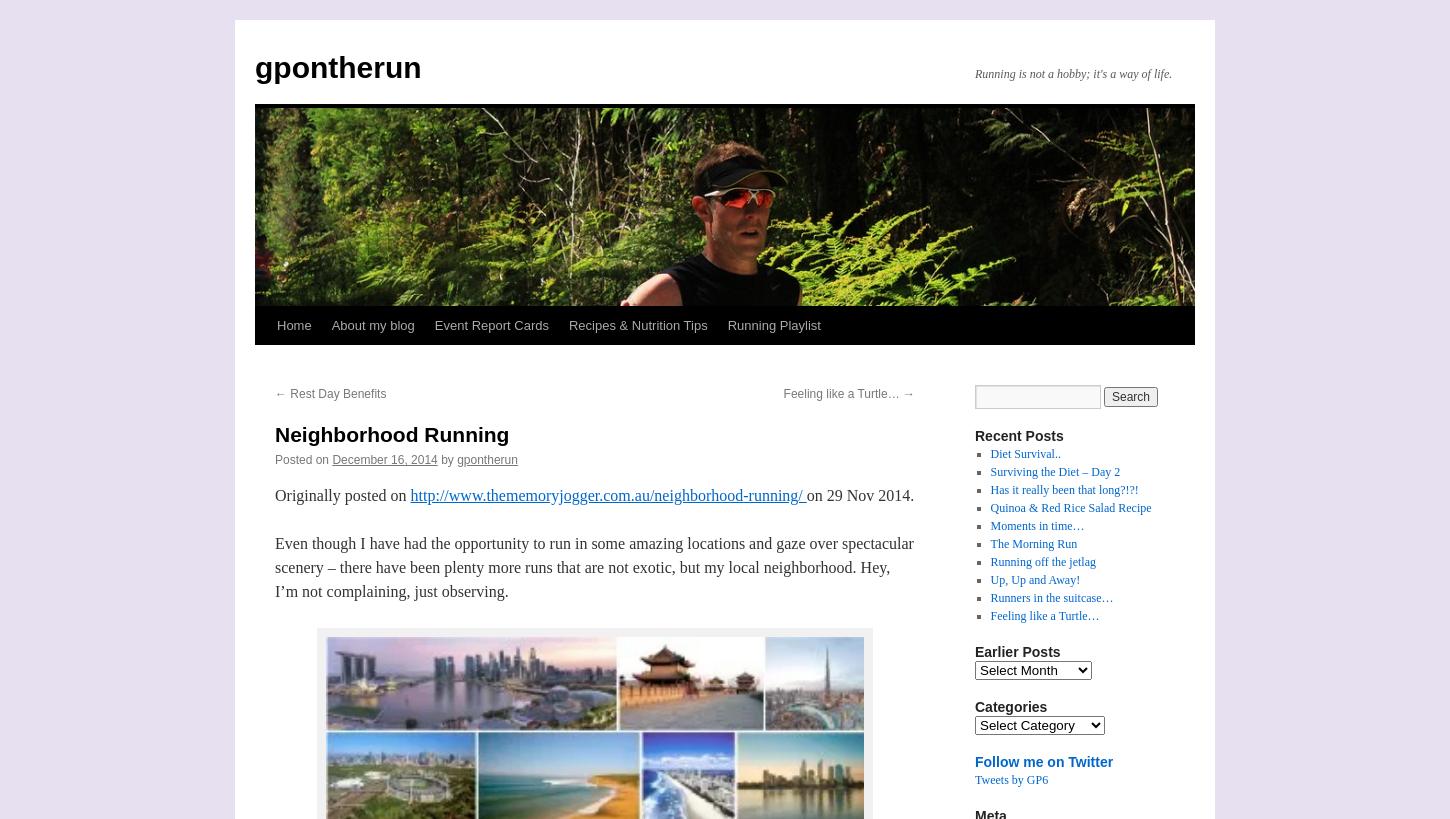  What do you see at coordinates (1019, 436) in the screenshot?
I see `'Recent Posts'` at bounding box center [1019, 436].